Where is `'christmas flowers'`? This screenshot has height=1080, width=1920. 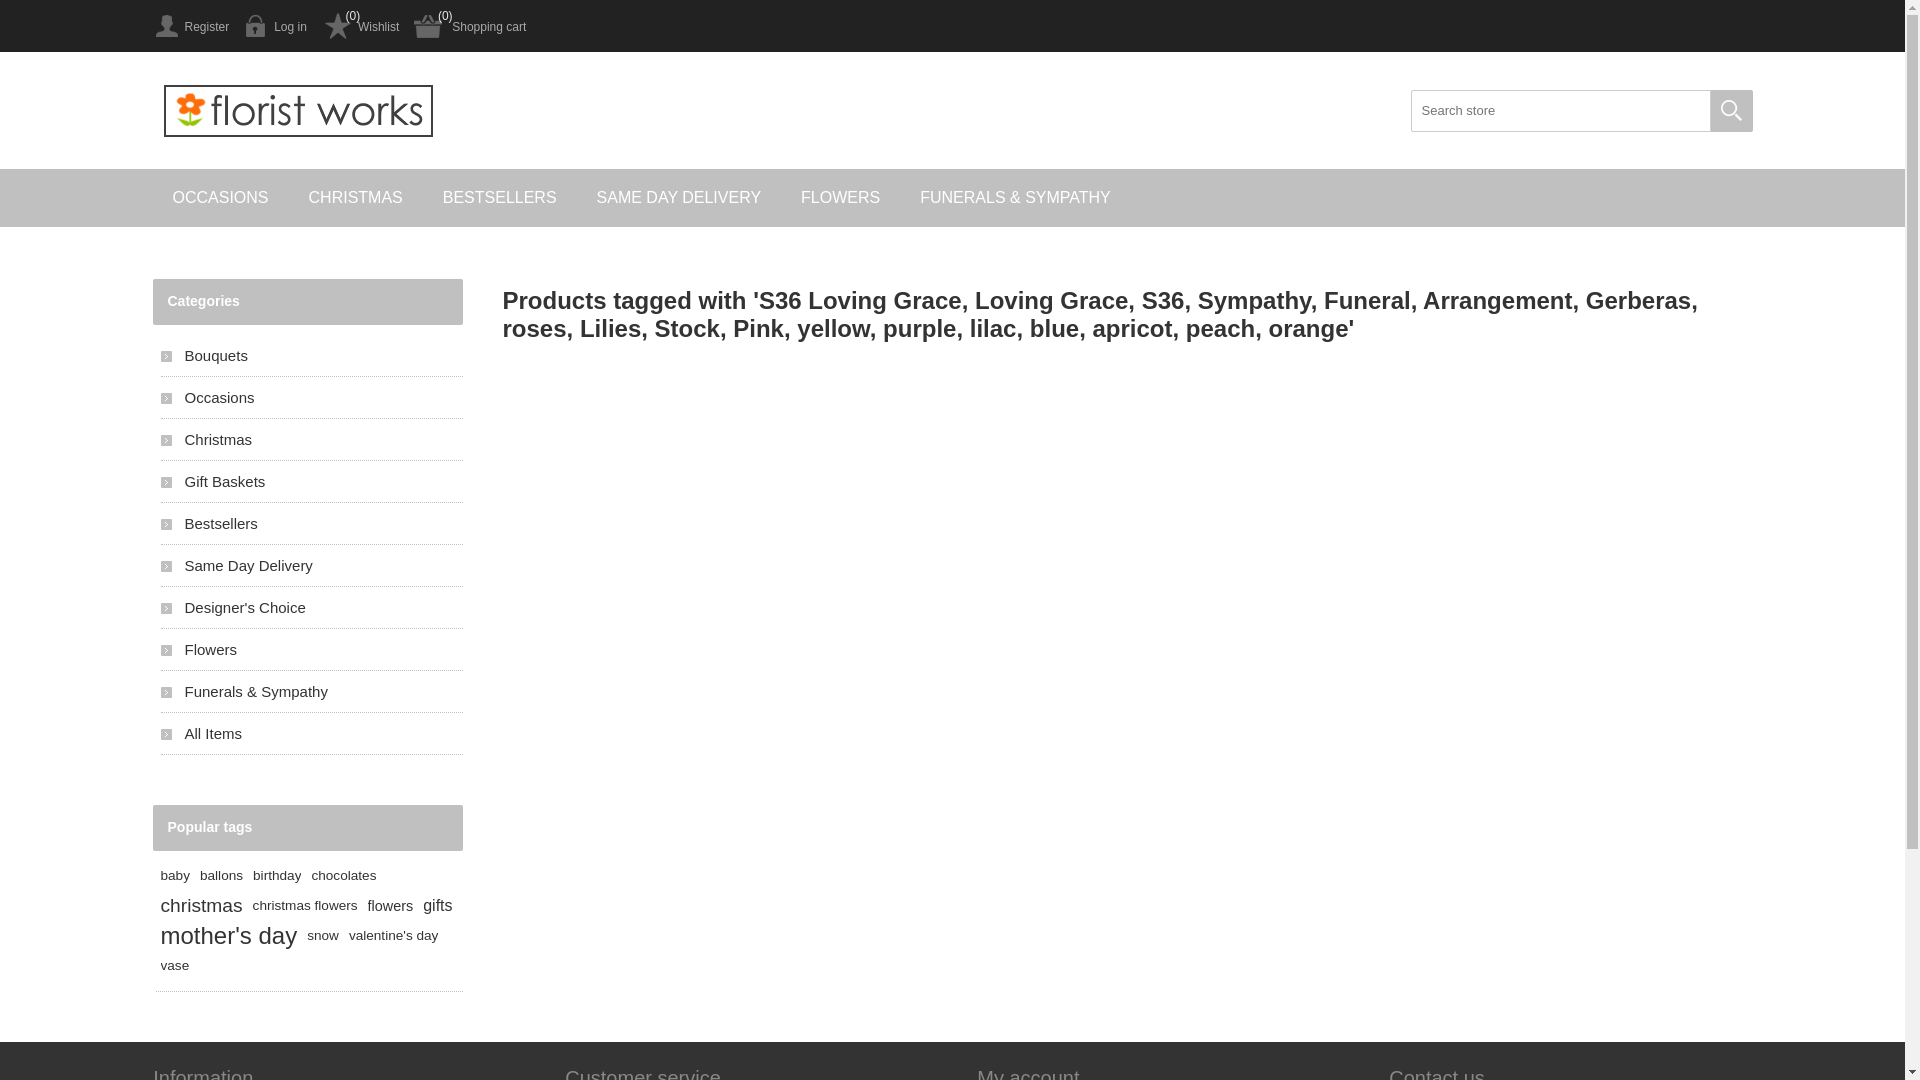 'christmas flowers' is located at coordinates (252, 906).